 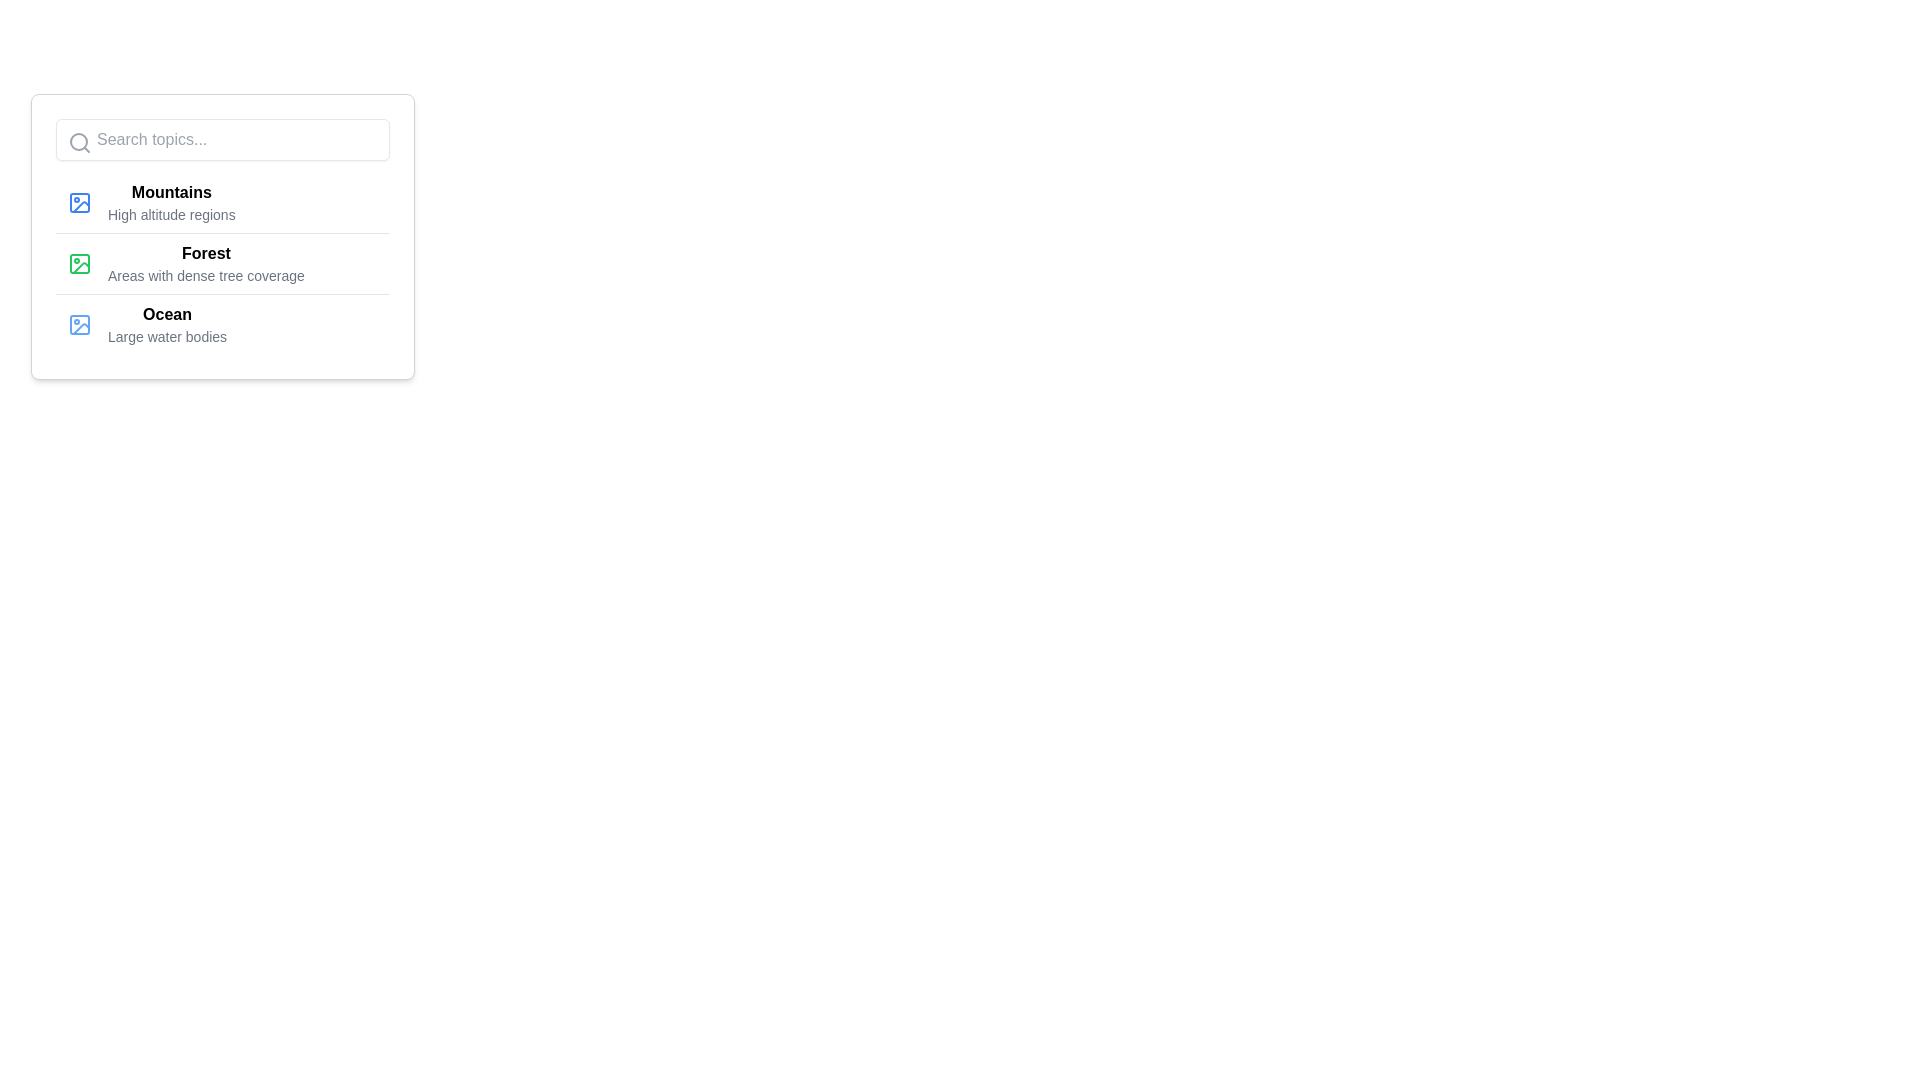 I want to click on the 'Mountains' category selector in the clickable list, so click(x=222, y=203).